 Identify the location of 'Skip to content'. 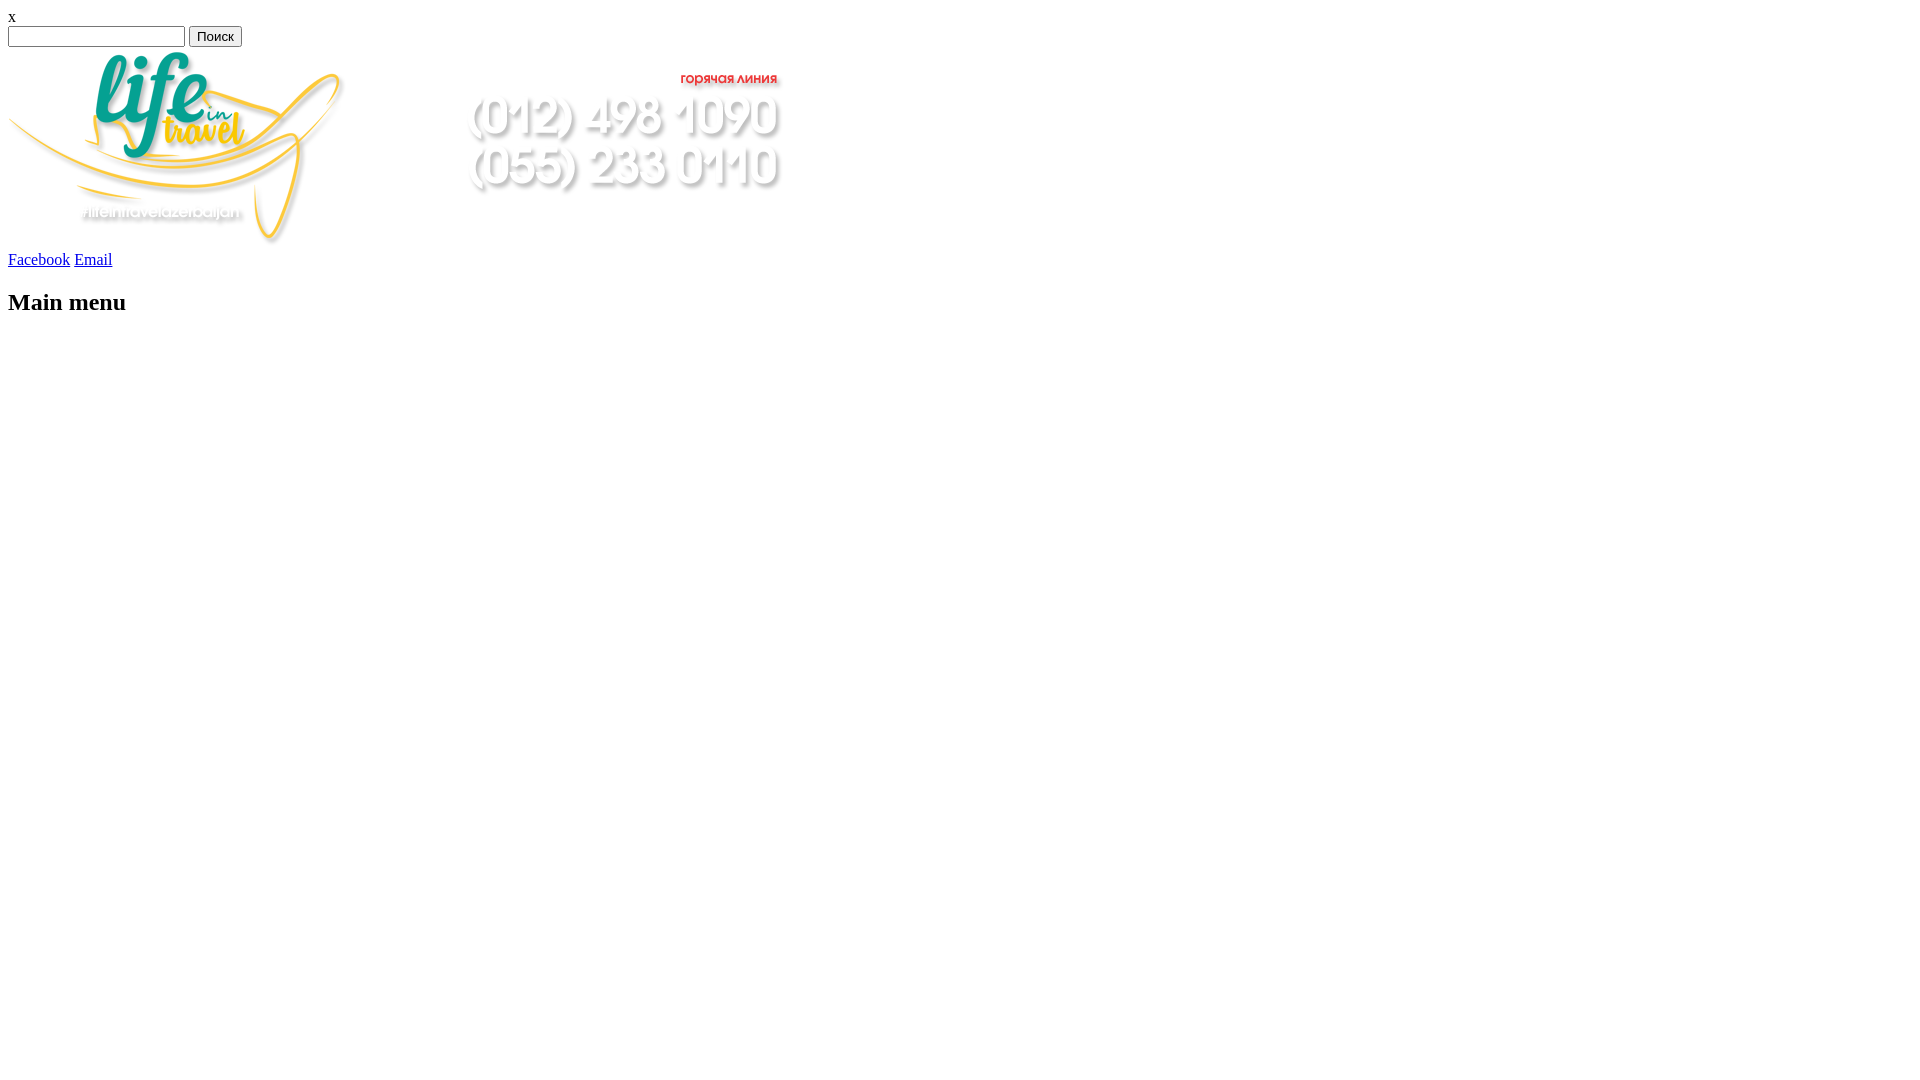
(6, 361).